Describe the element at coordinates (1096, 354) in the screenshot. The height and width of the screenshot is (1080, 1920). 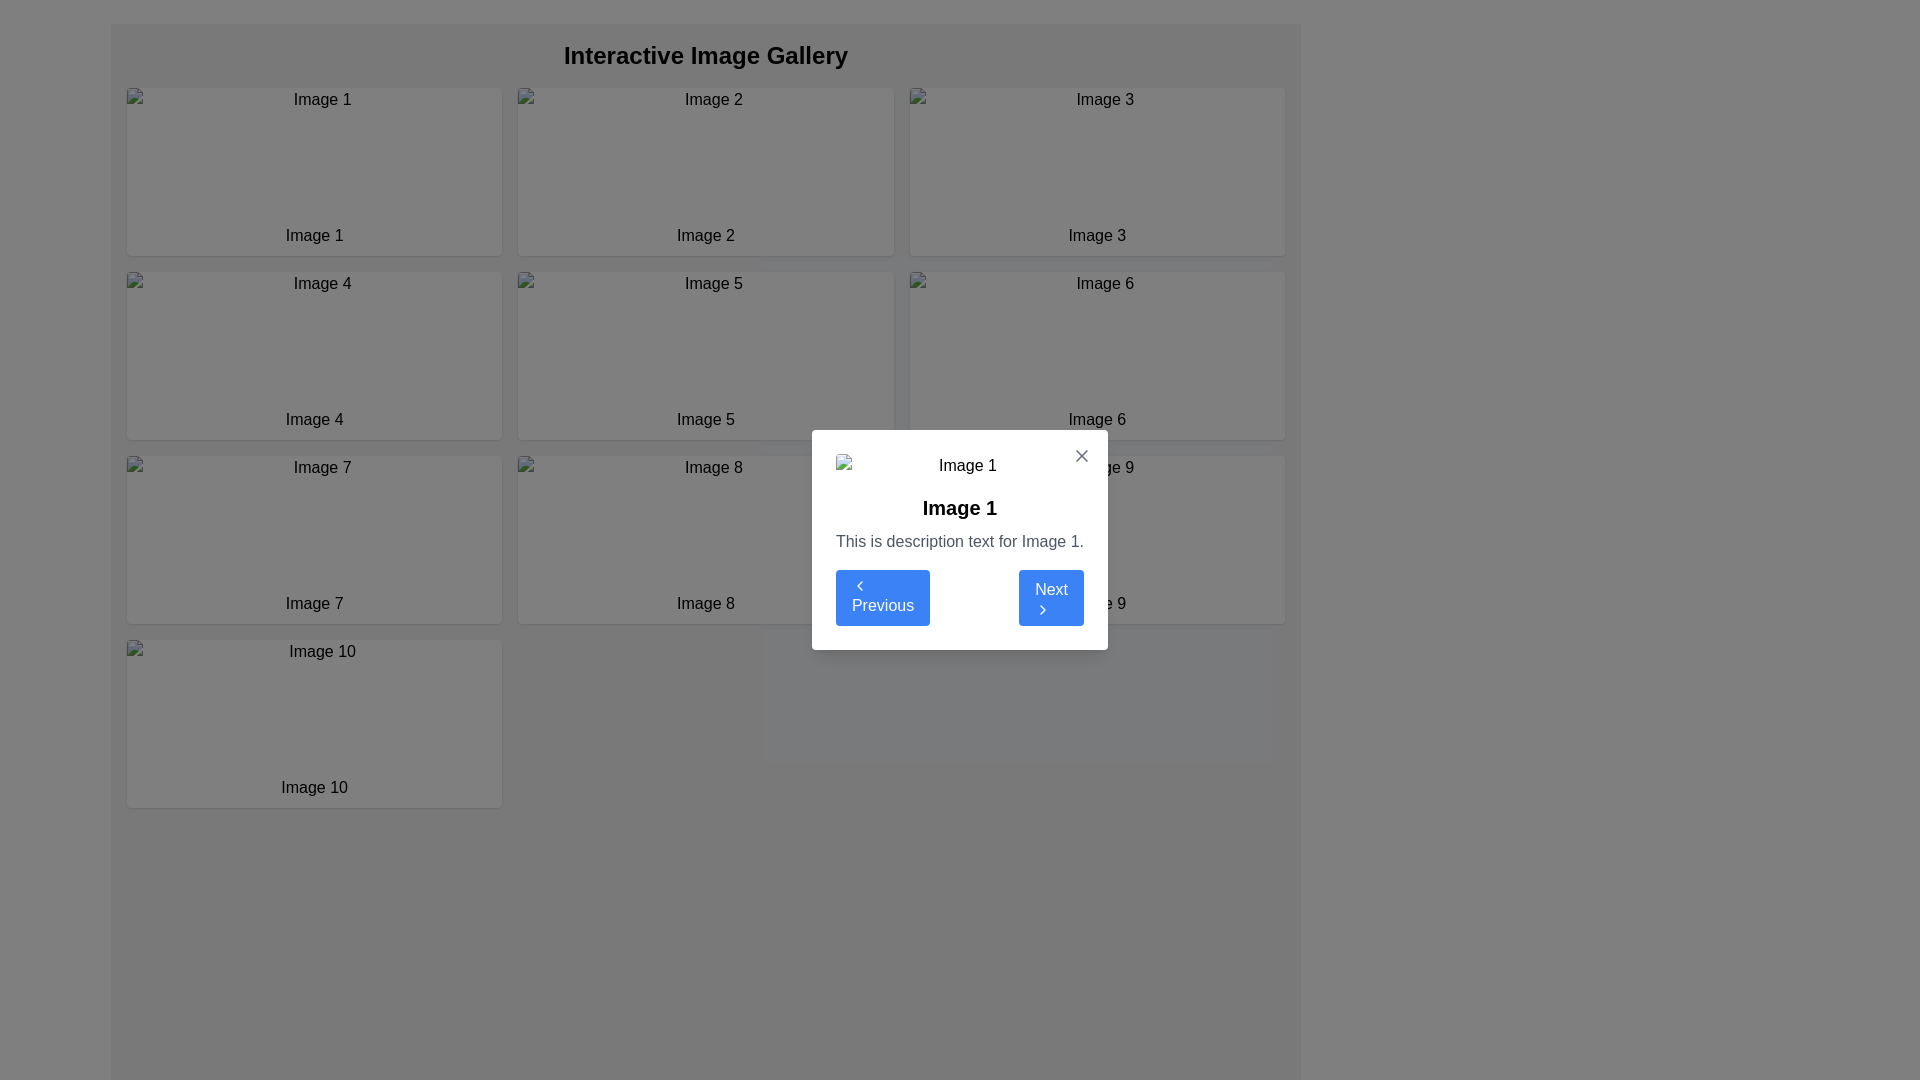
I see `the Image card located on the right side of the second row in the 3-column image gallery` at that location.